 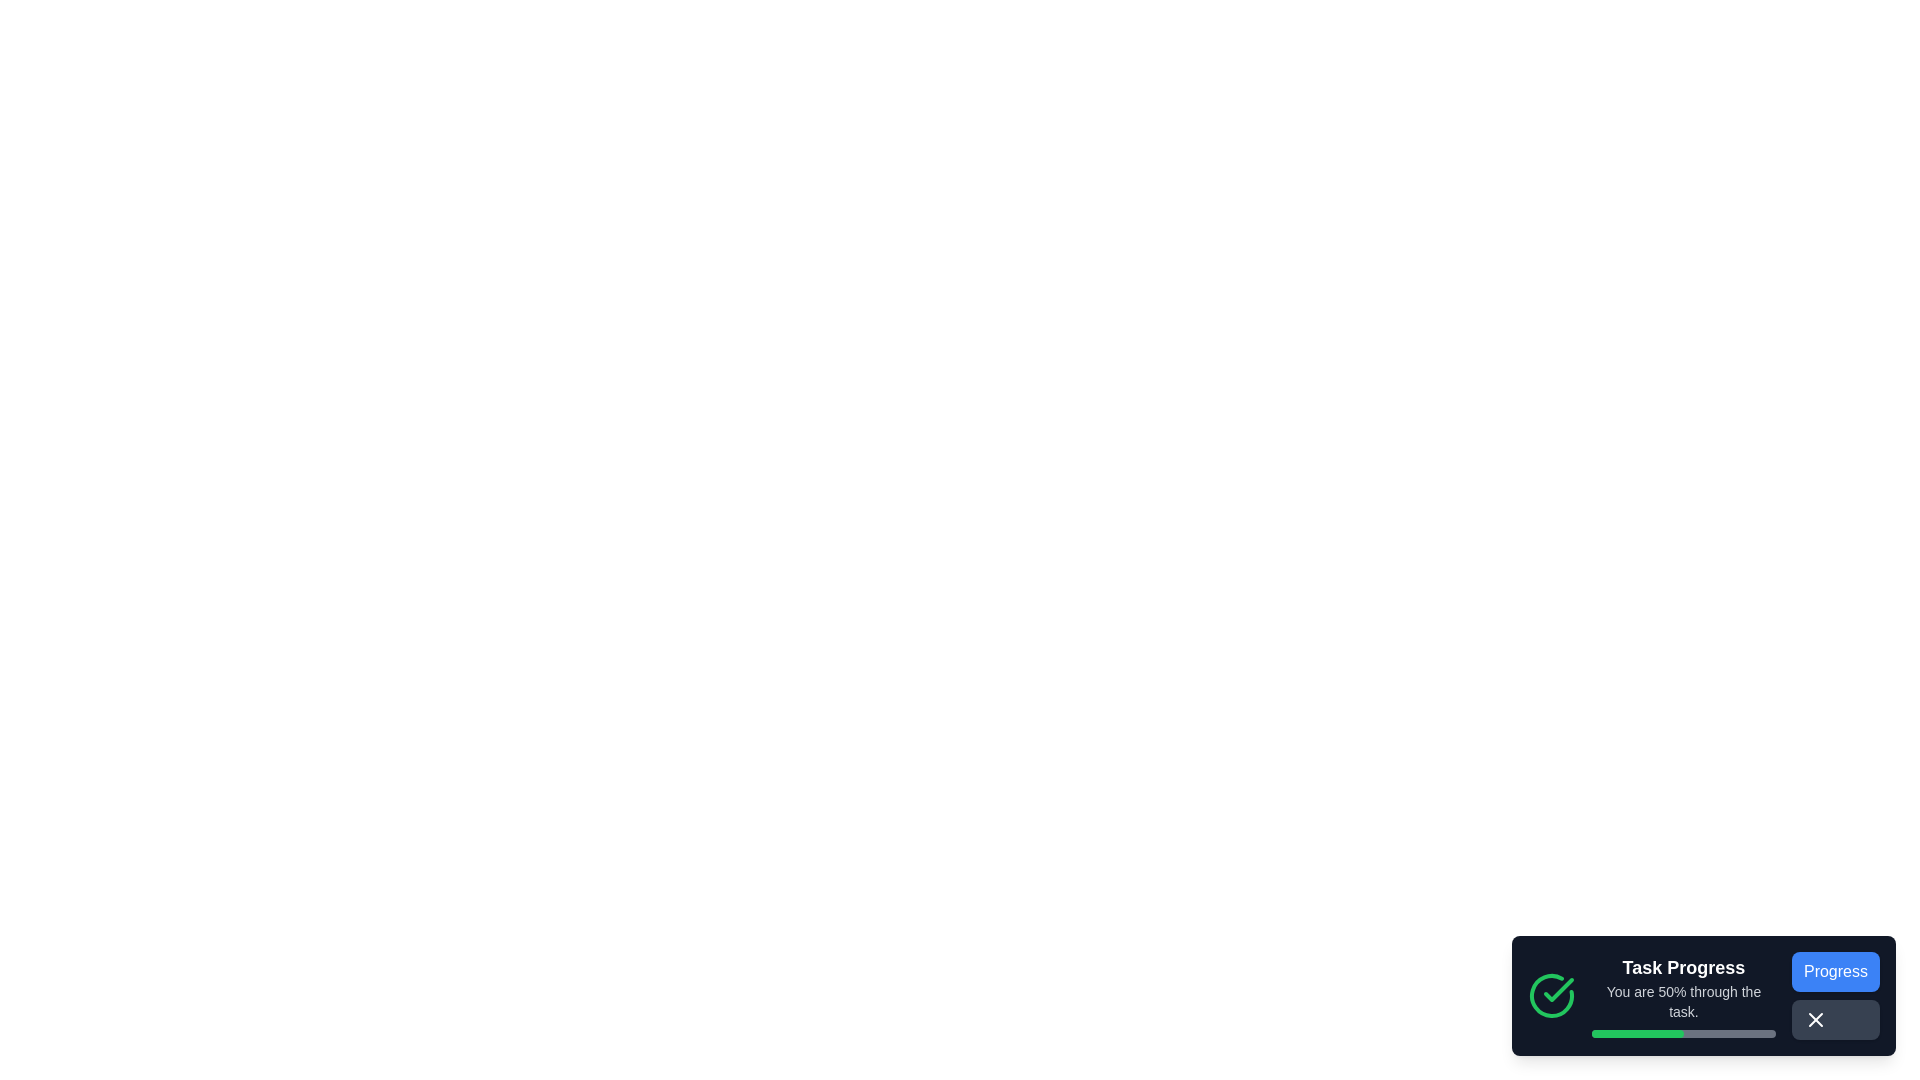 What do you see at coordinates (1835, 971) in the screenshot?
I see `'Progress' button to increase the progress` at bounding box center [1835, 971].